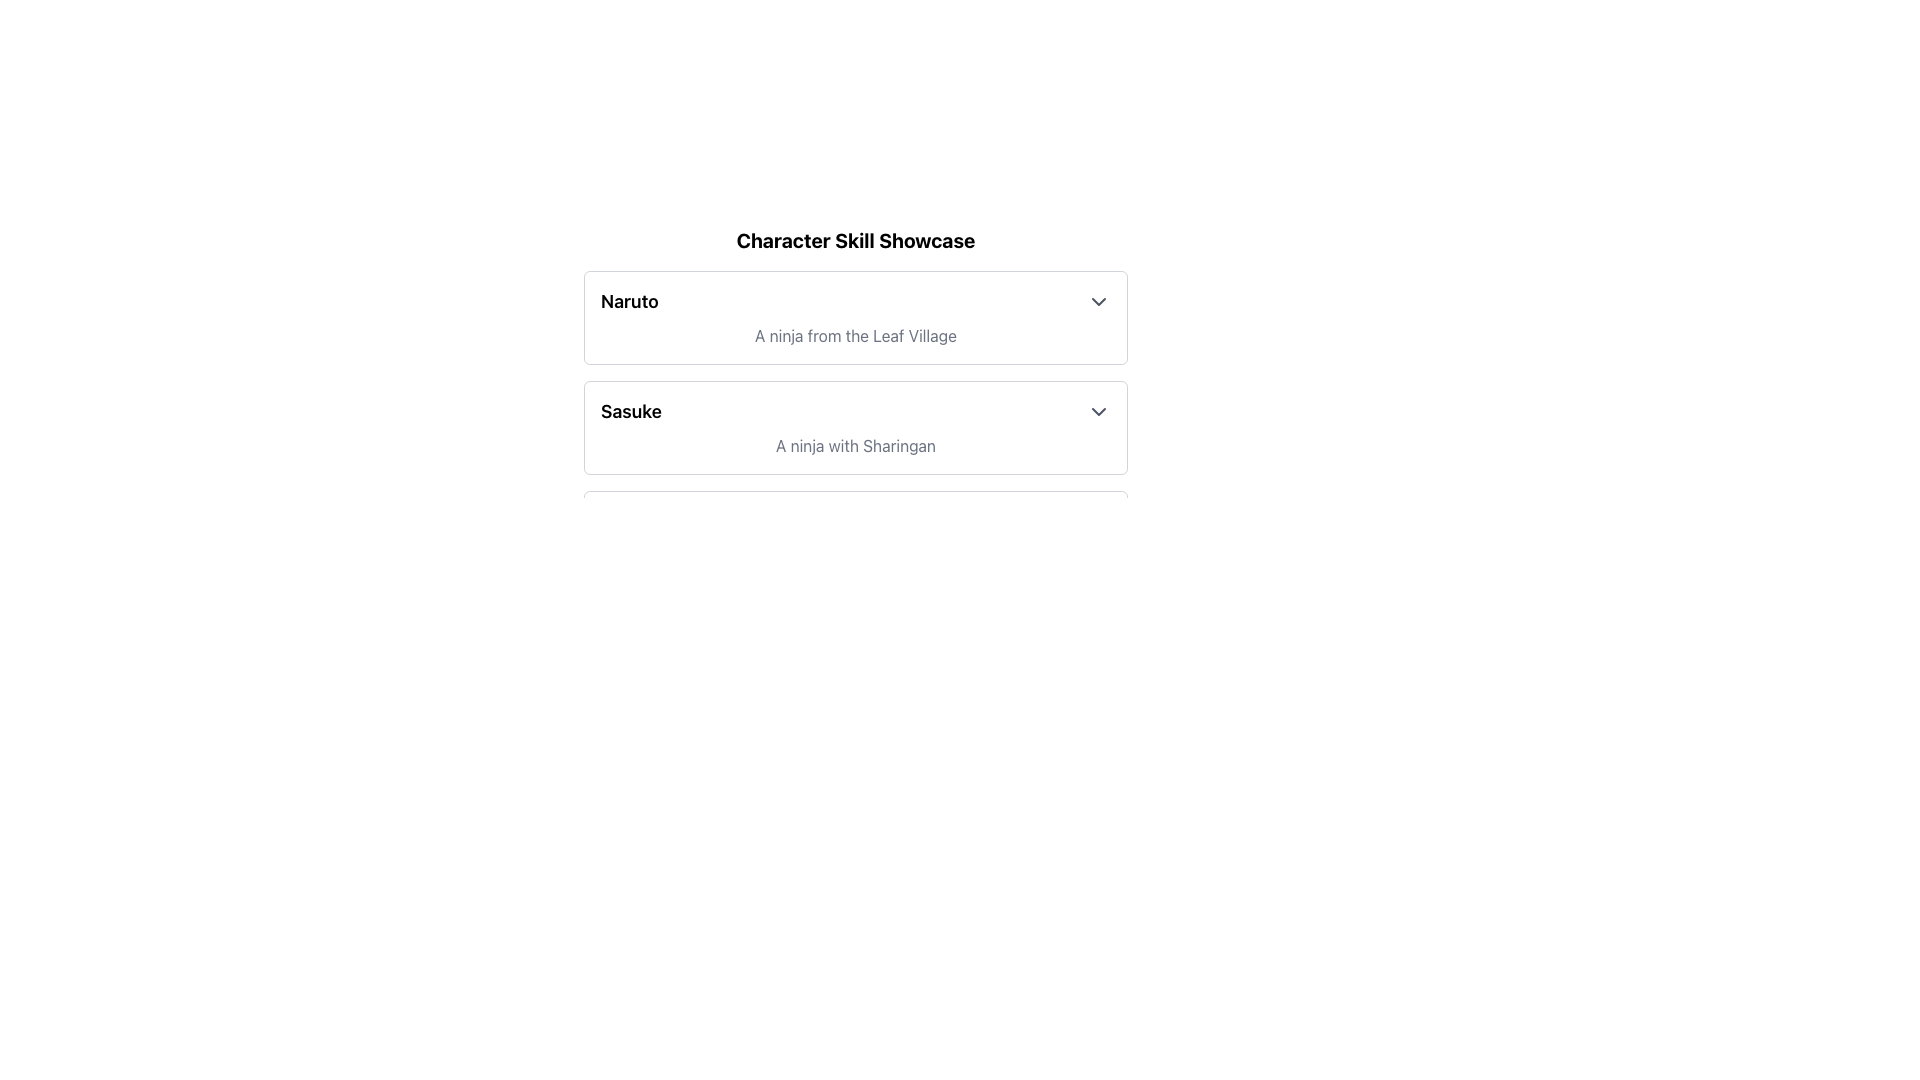  I want to click on the text label containing the phrase 'A ninja from the Leaf Village', which is styled in a smaller gray font and positioned below the main title 'Naruto', so click(855, 334).